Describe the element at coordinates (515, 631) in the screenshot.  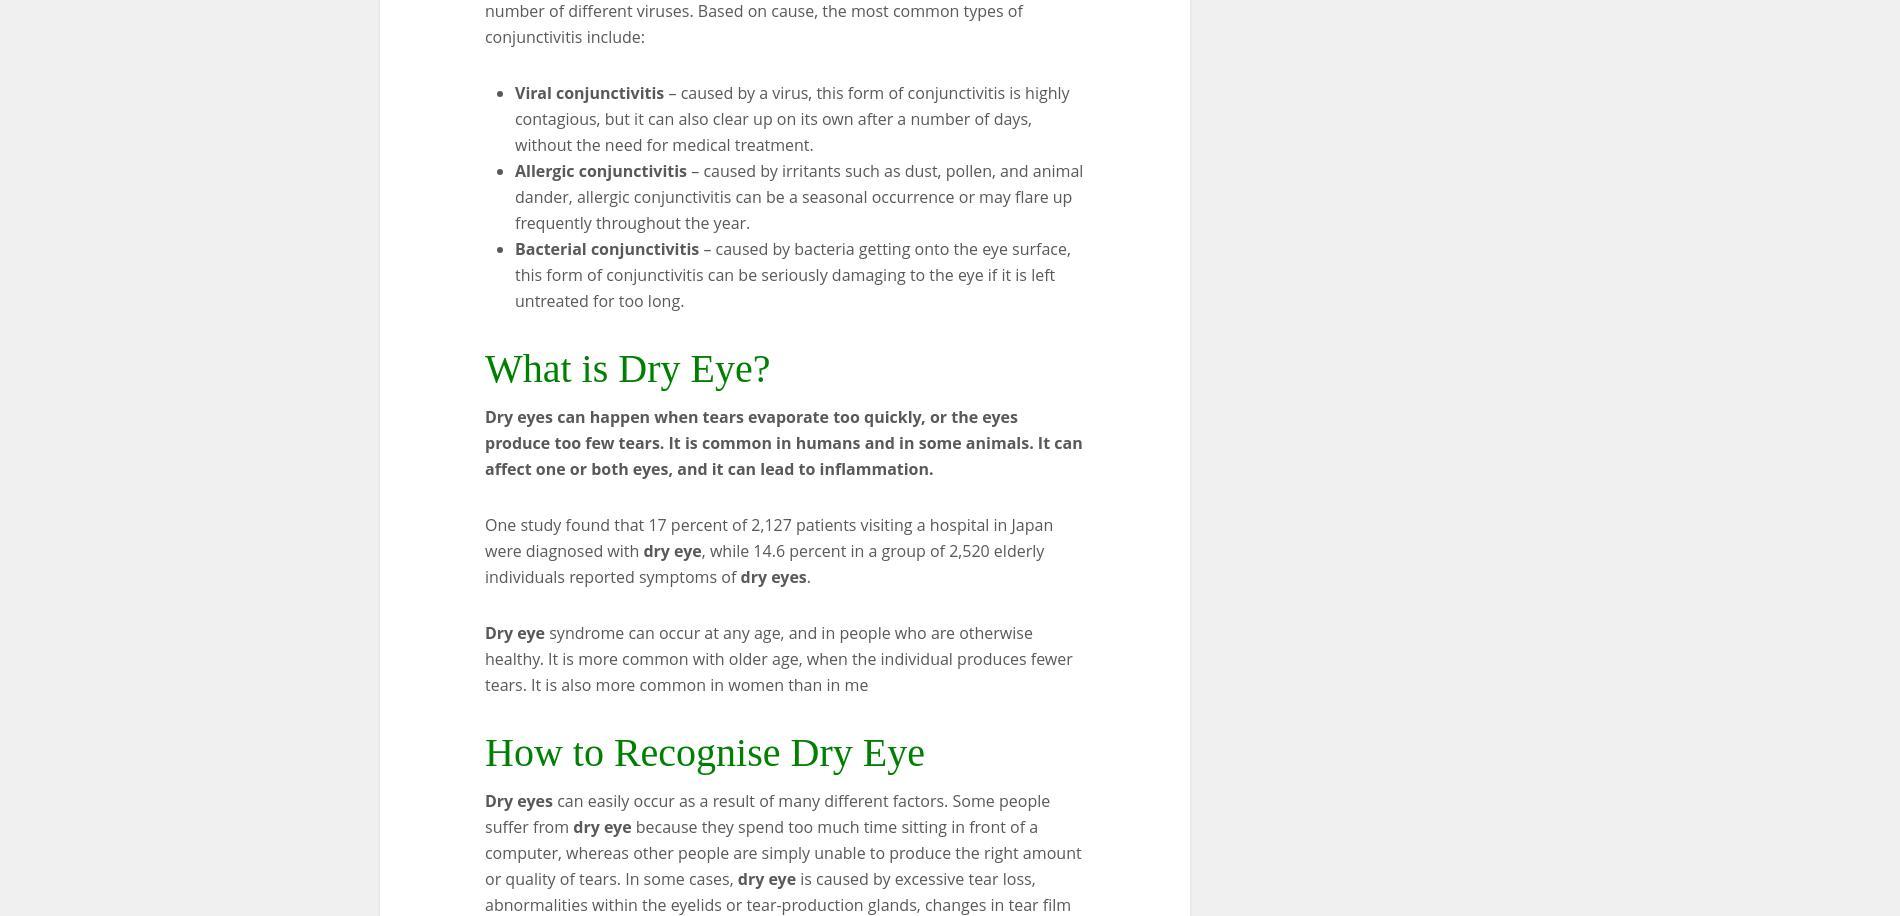
I see `'Dry eye'` at that location.